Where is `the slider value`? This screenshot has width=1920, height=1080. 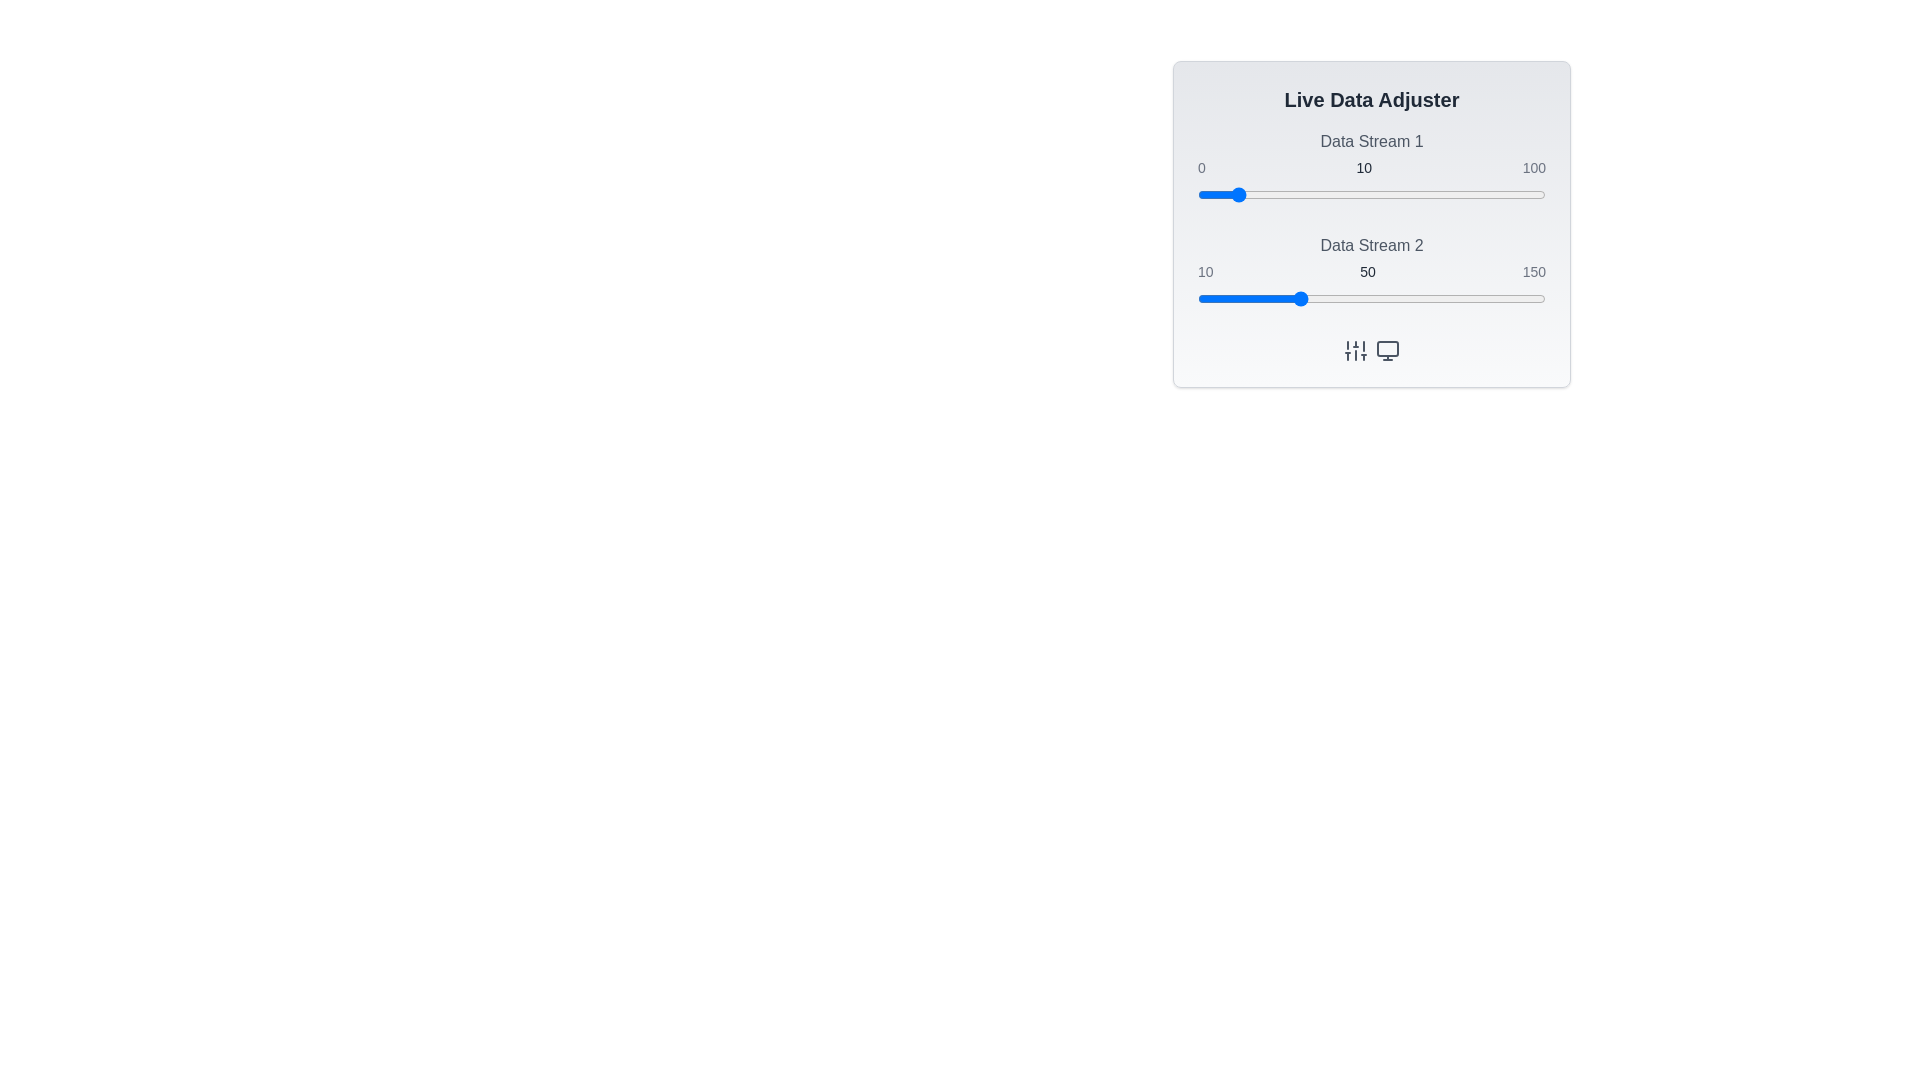 the slider value is located at coordinates (1537, 299).